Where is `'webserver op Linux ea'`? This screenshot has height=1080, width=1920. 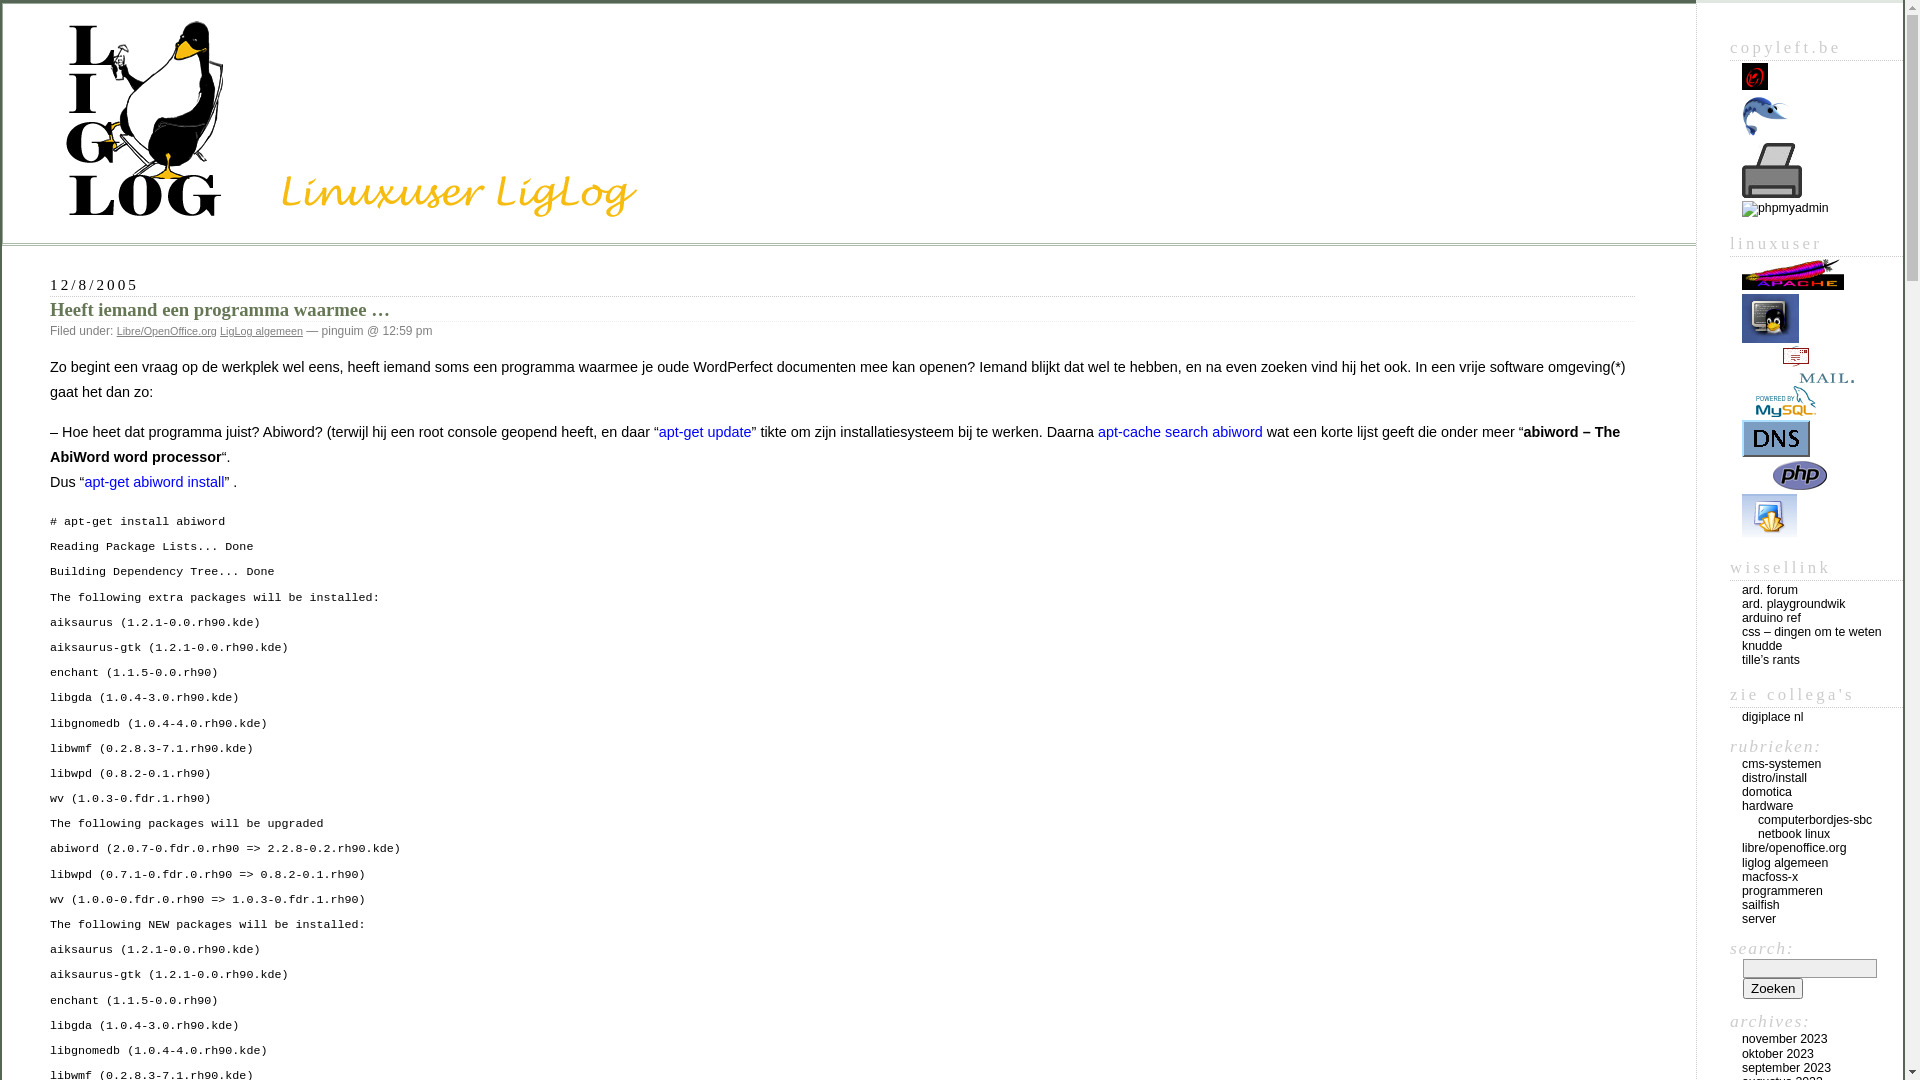 'webserver op Linux ea' is located at coordinates (1793, 285).